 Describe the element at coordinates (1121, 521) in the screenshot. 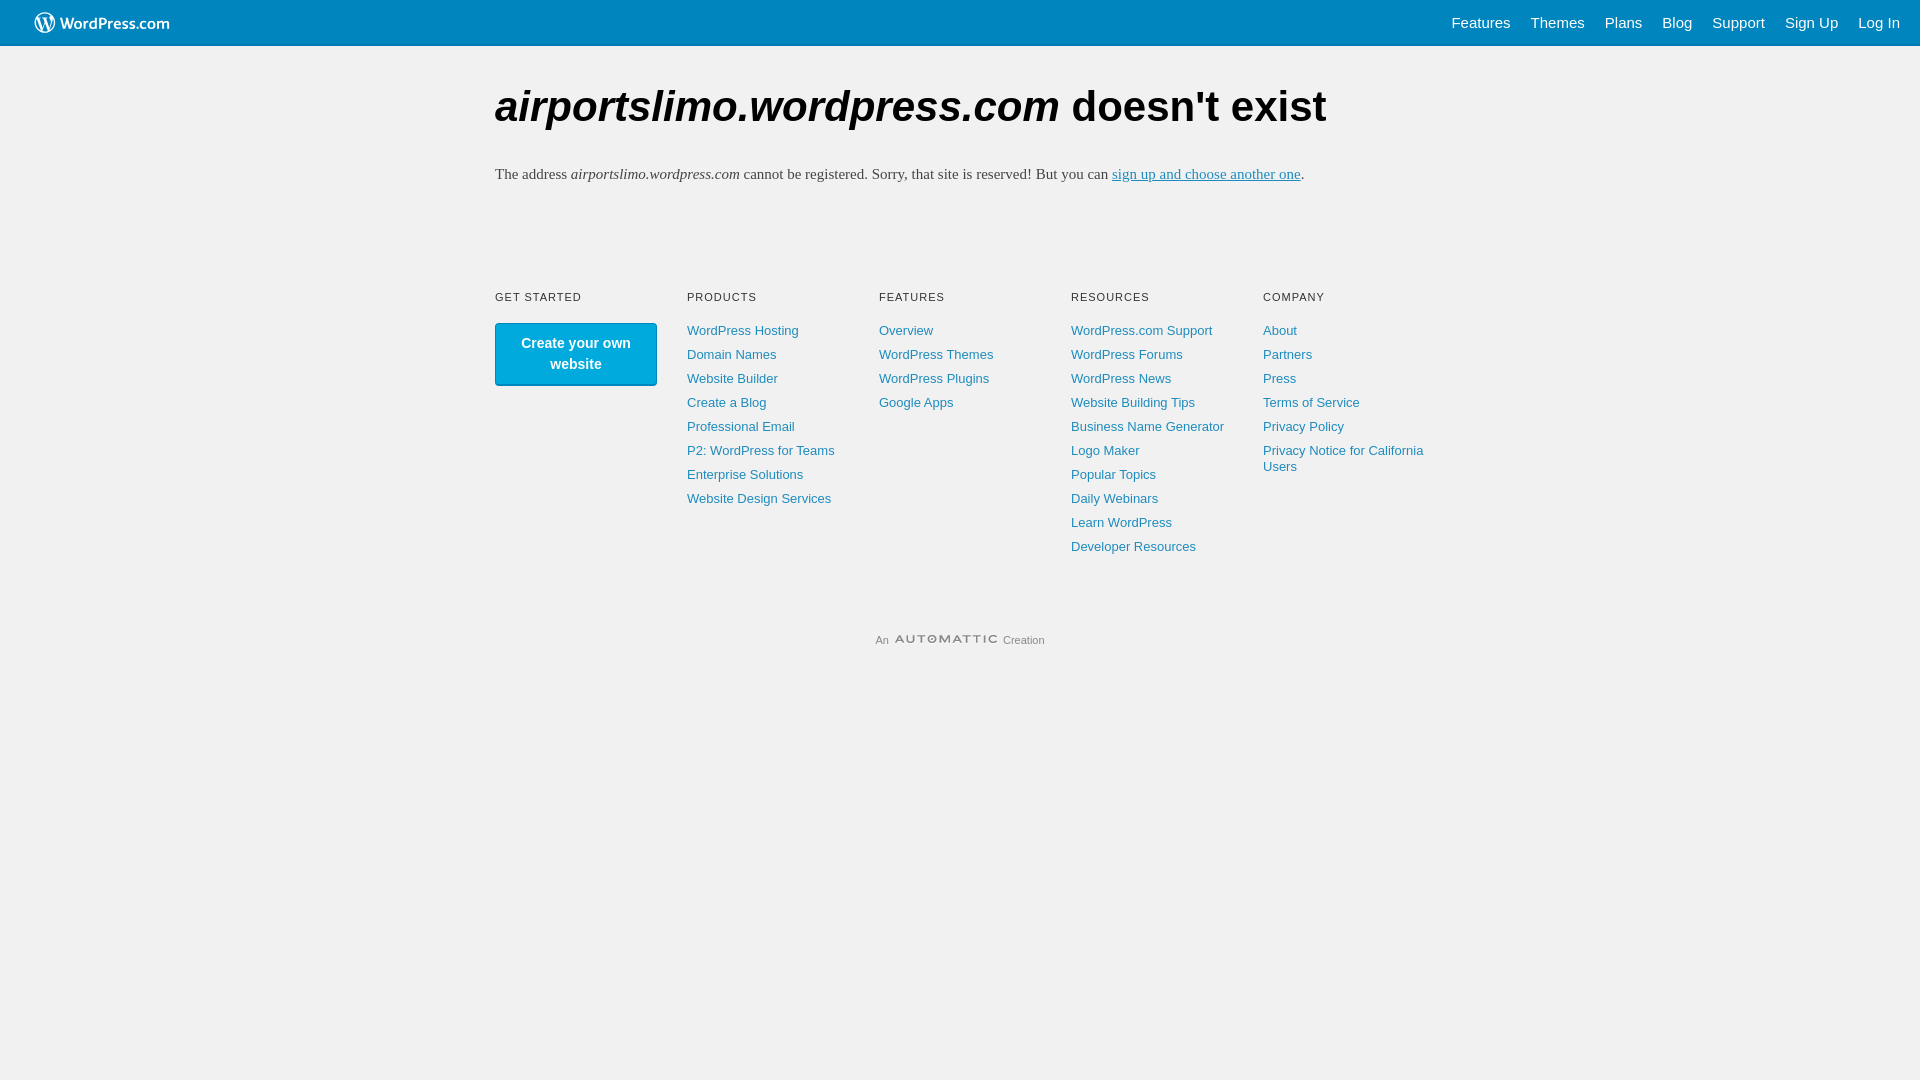

I see `'Learn WordPress'` at that location.